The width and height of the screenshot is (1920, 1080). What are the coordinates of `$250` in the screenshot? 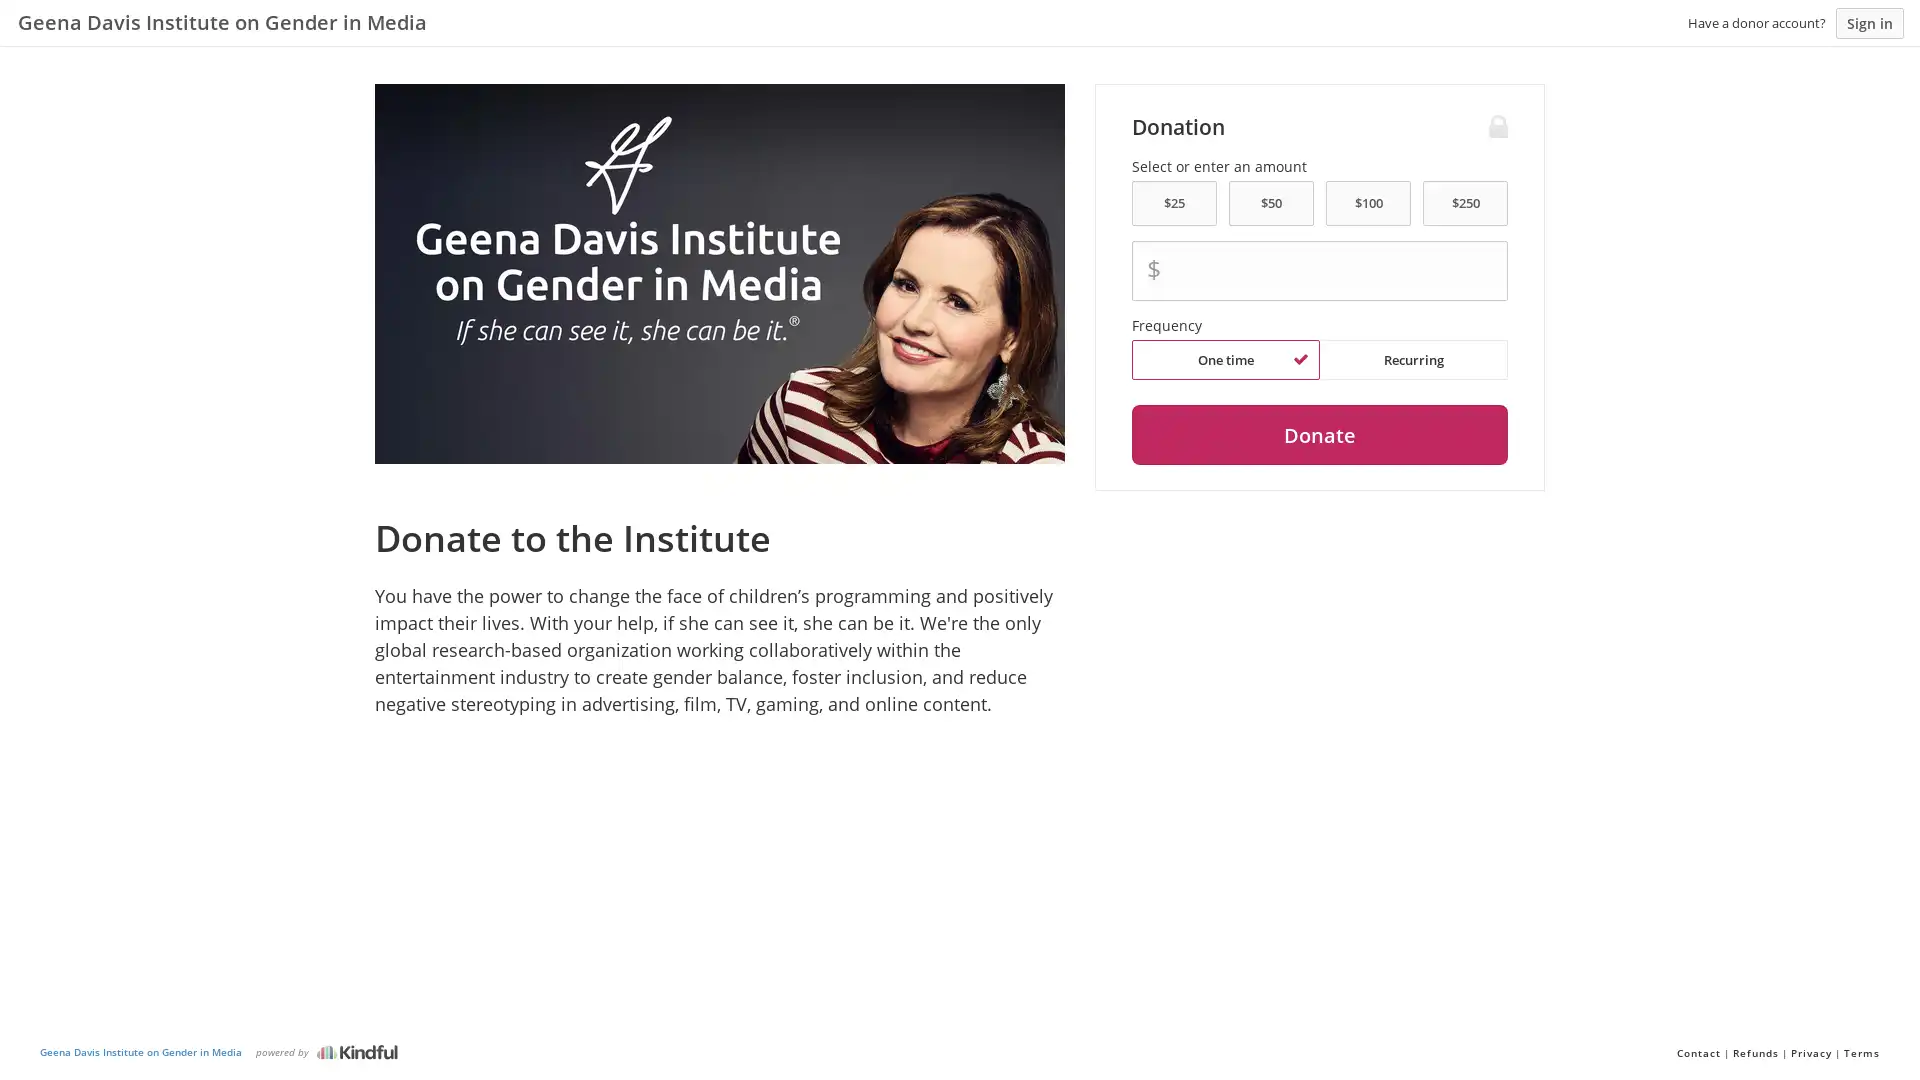 It's located at (1465, 203).